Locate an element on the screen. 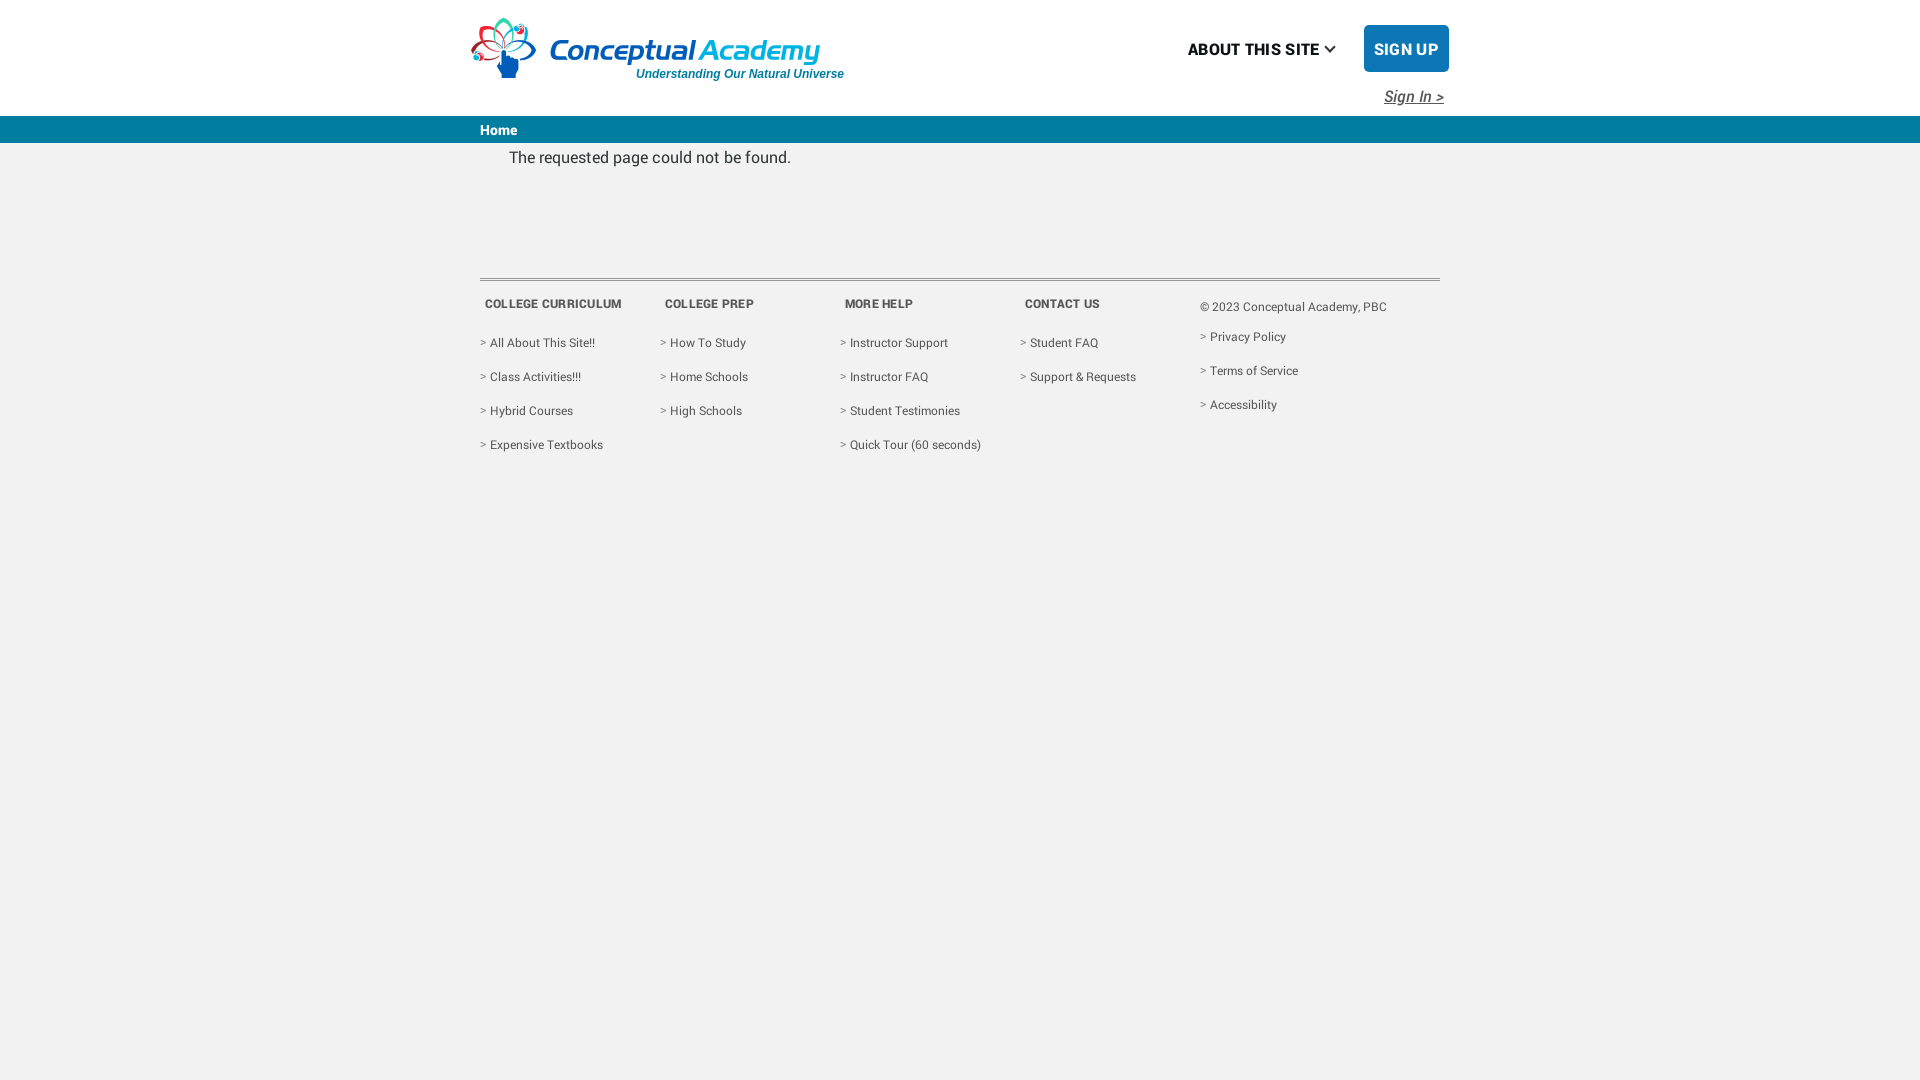  'How To Study' is located at coordinates (670, 341).